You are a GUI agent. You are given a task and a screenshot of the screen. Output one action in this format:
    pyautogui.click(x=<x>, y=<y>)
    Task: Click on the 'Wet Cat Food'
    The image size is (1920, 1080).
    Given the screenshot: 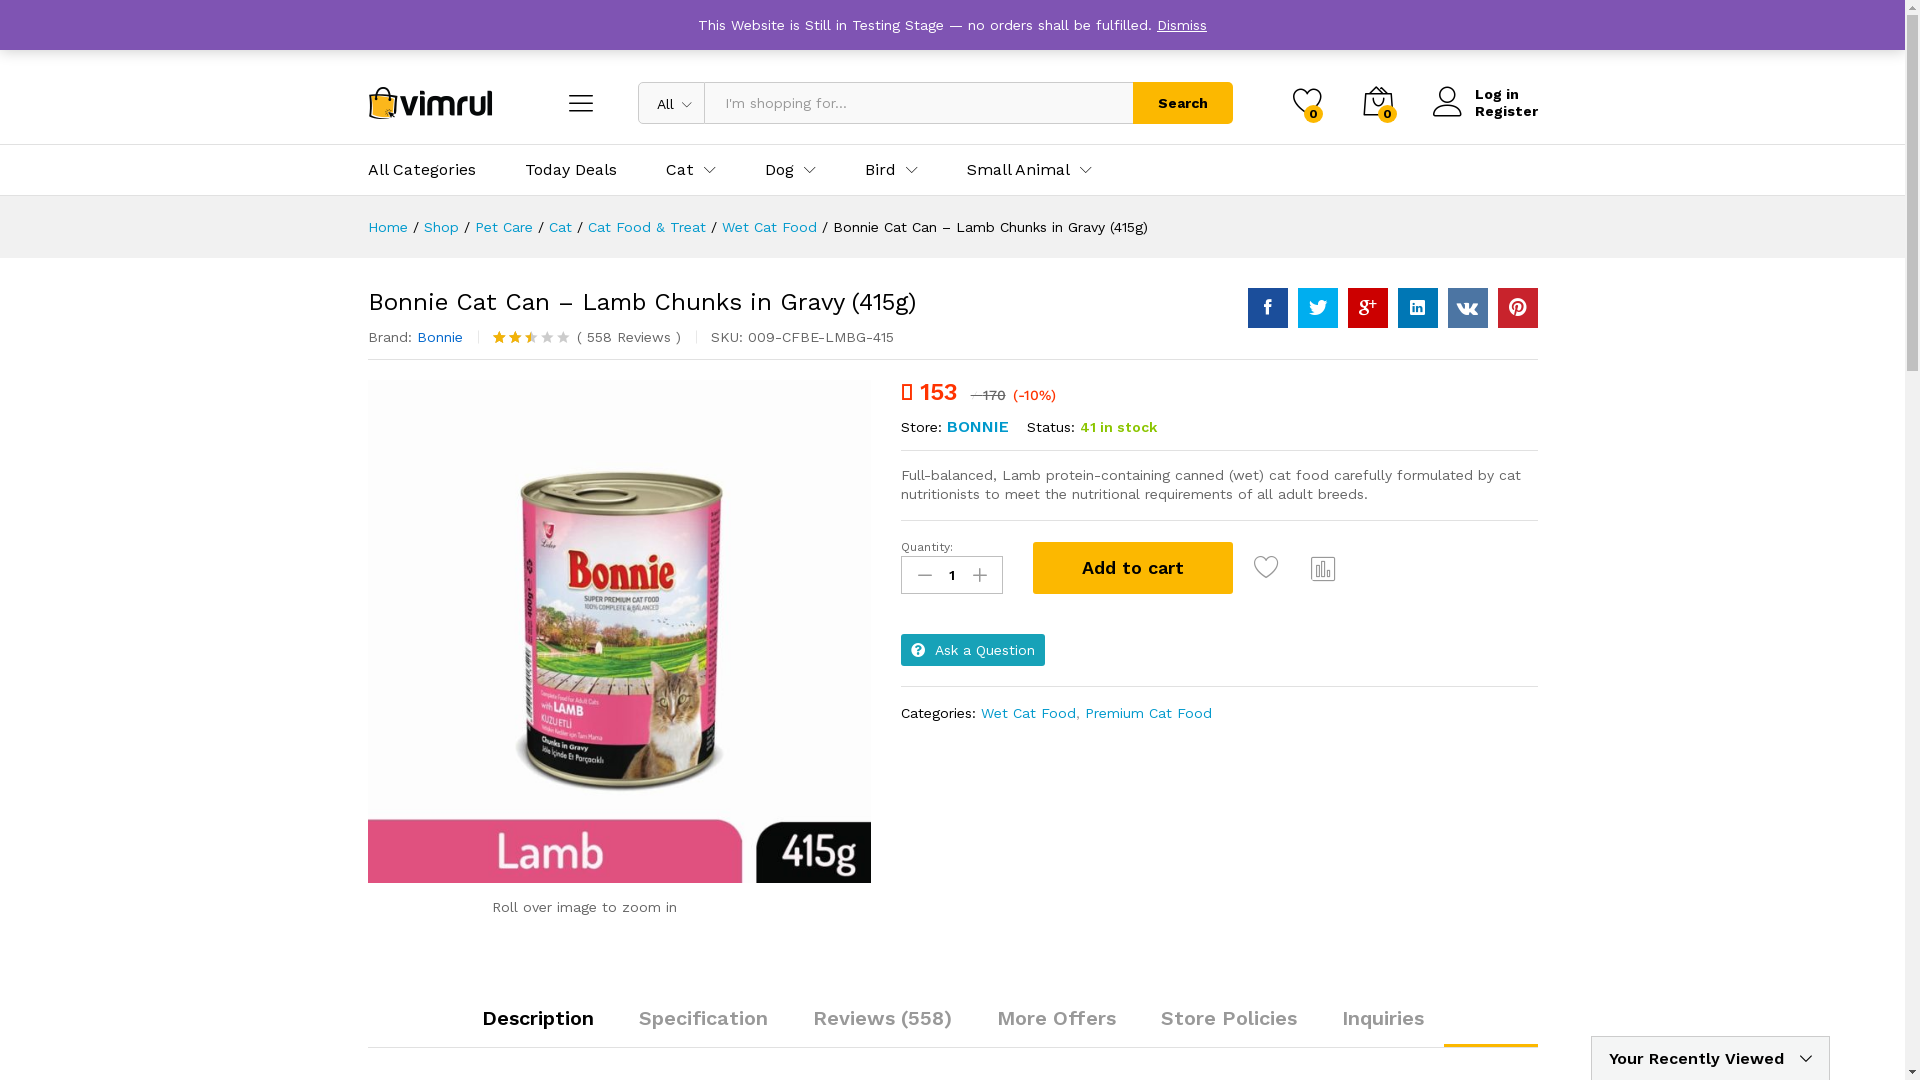 What is the action you would take?
    pyautogui.click(x=768, y=226)
    